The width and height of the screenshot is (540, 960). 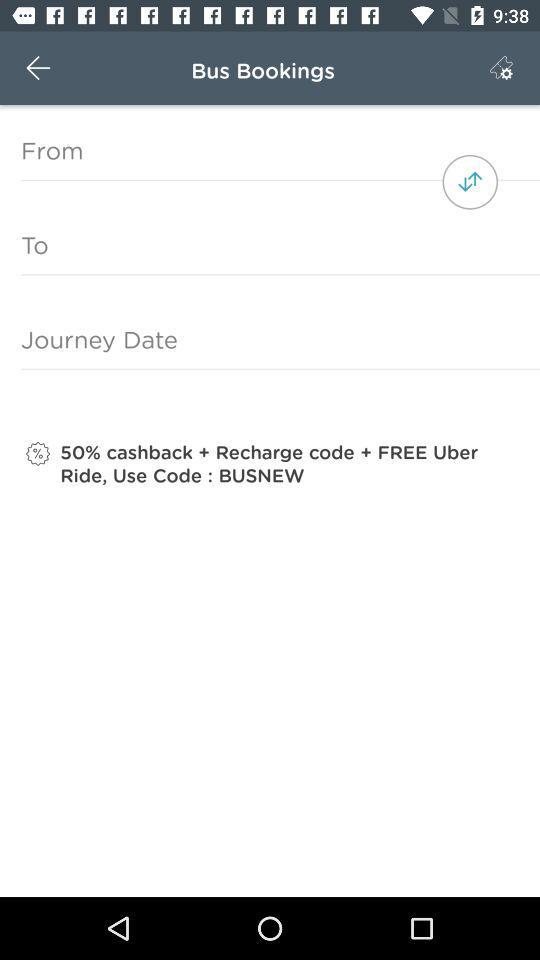 I want to click on the icon to the right of bus bookings item, so click(x=500, y=68).